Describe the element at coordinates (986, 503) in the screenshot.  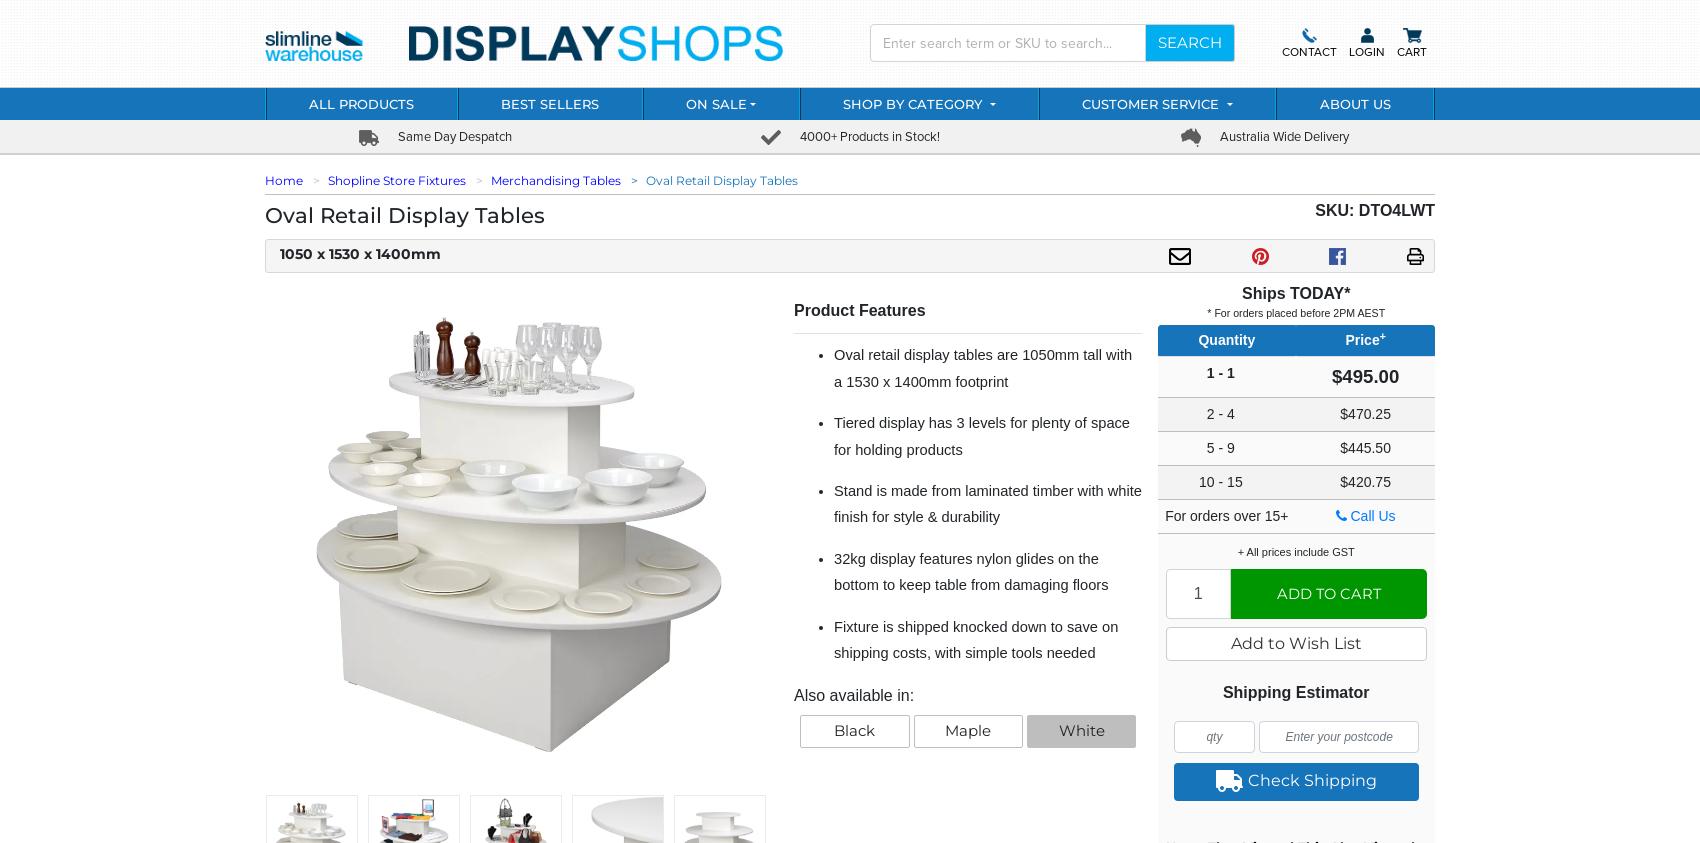
I see `'Stand is made from laminated timber with white finish for style & durability'` at that location.